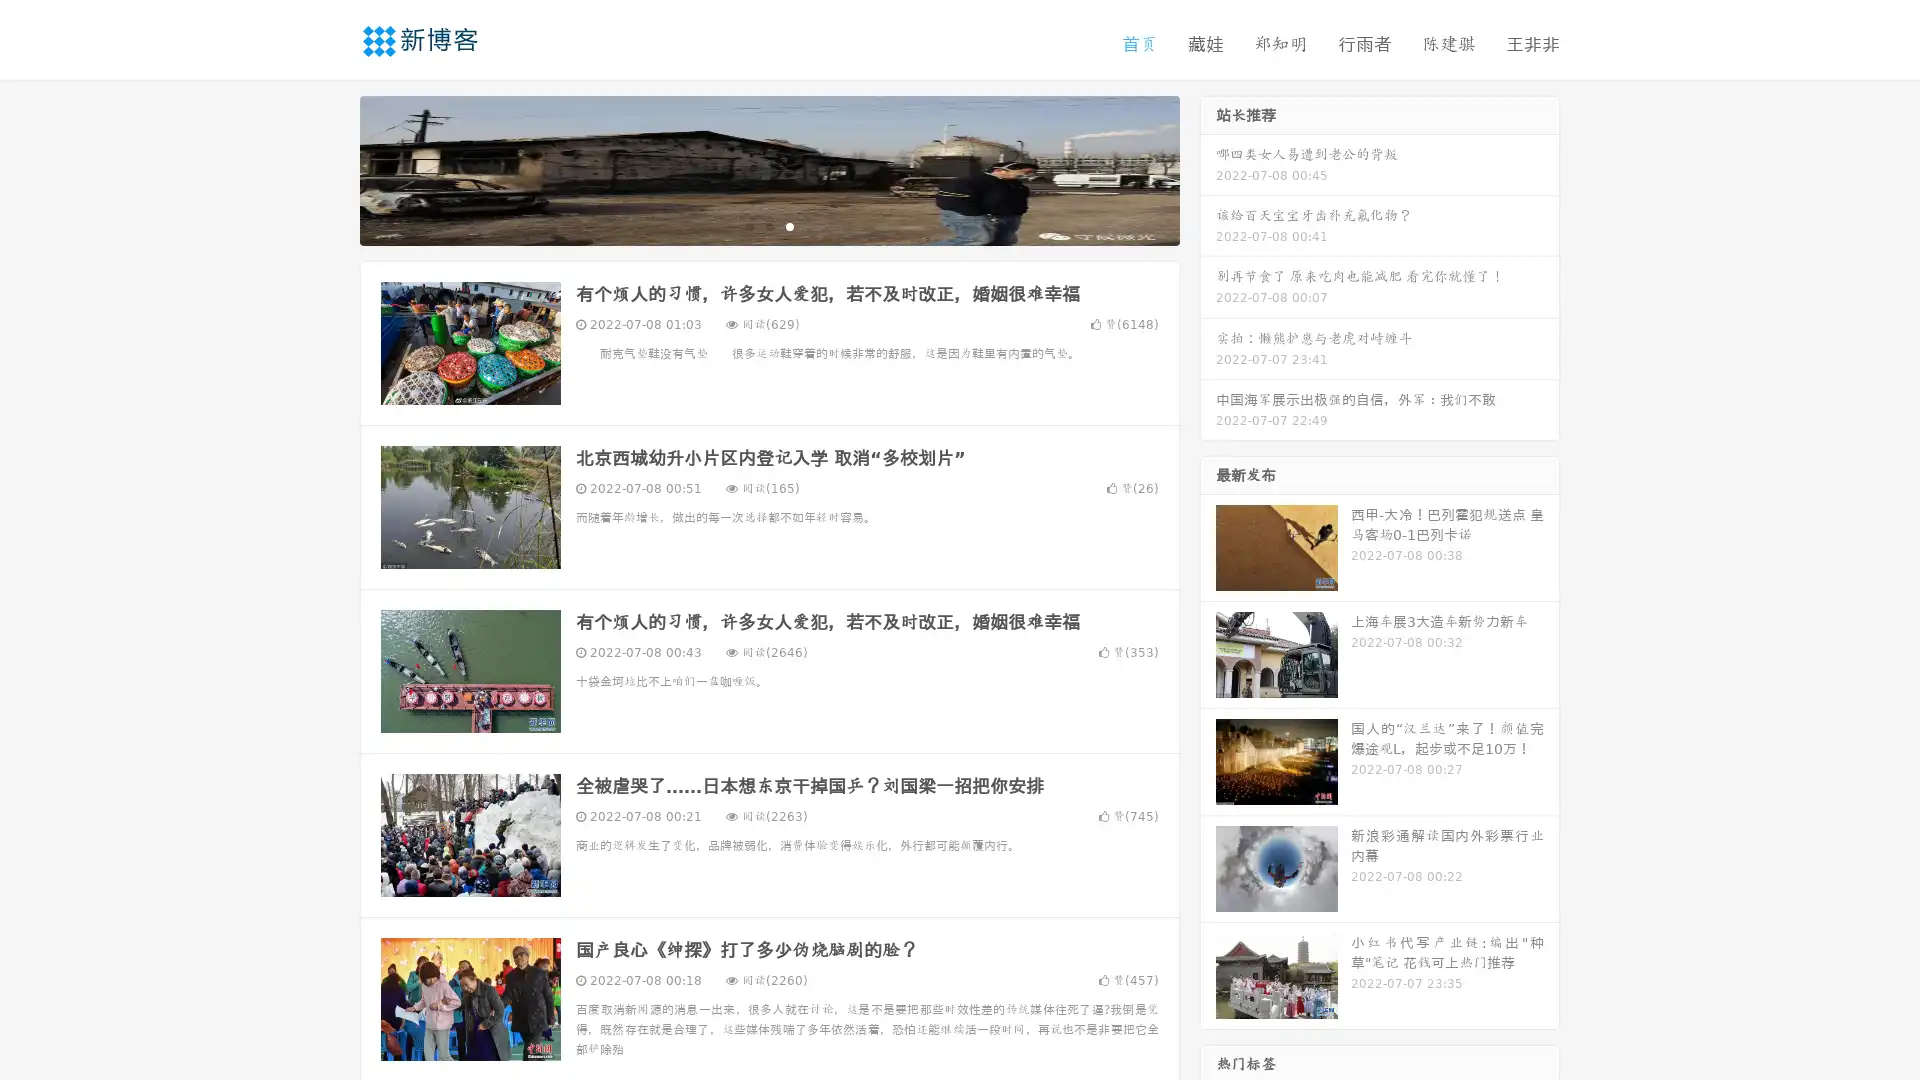 The width and height of the screenshot is (1920, 1080). I want to click on Previous slide, so click(330, 168).